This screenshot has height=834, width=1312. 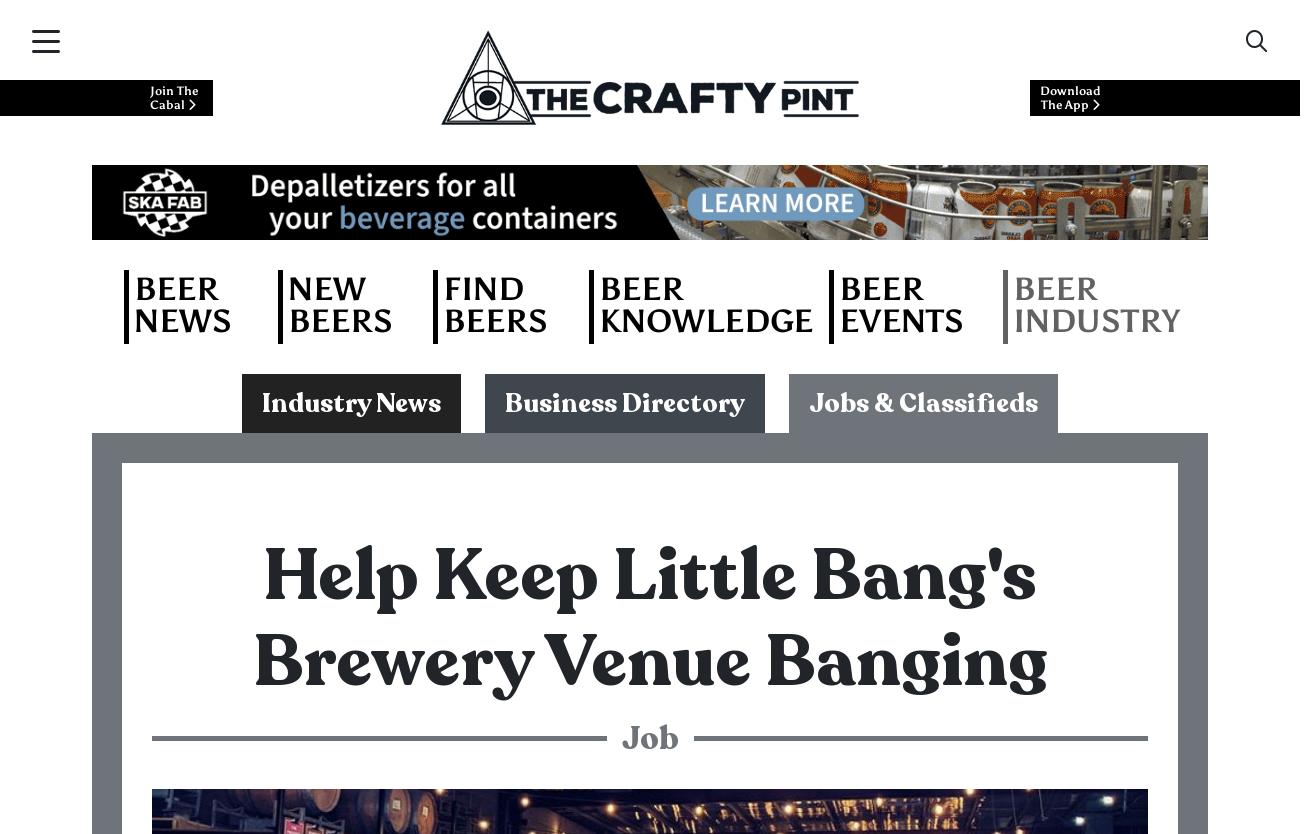 I want to click on 'Job Description: Part-Time Bar Supervisor', so click(x=461, y=324).